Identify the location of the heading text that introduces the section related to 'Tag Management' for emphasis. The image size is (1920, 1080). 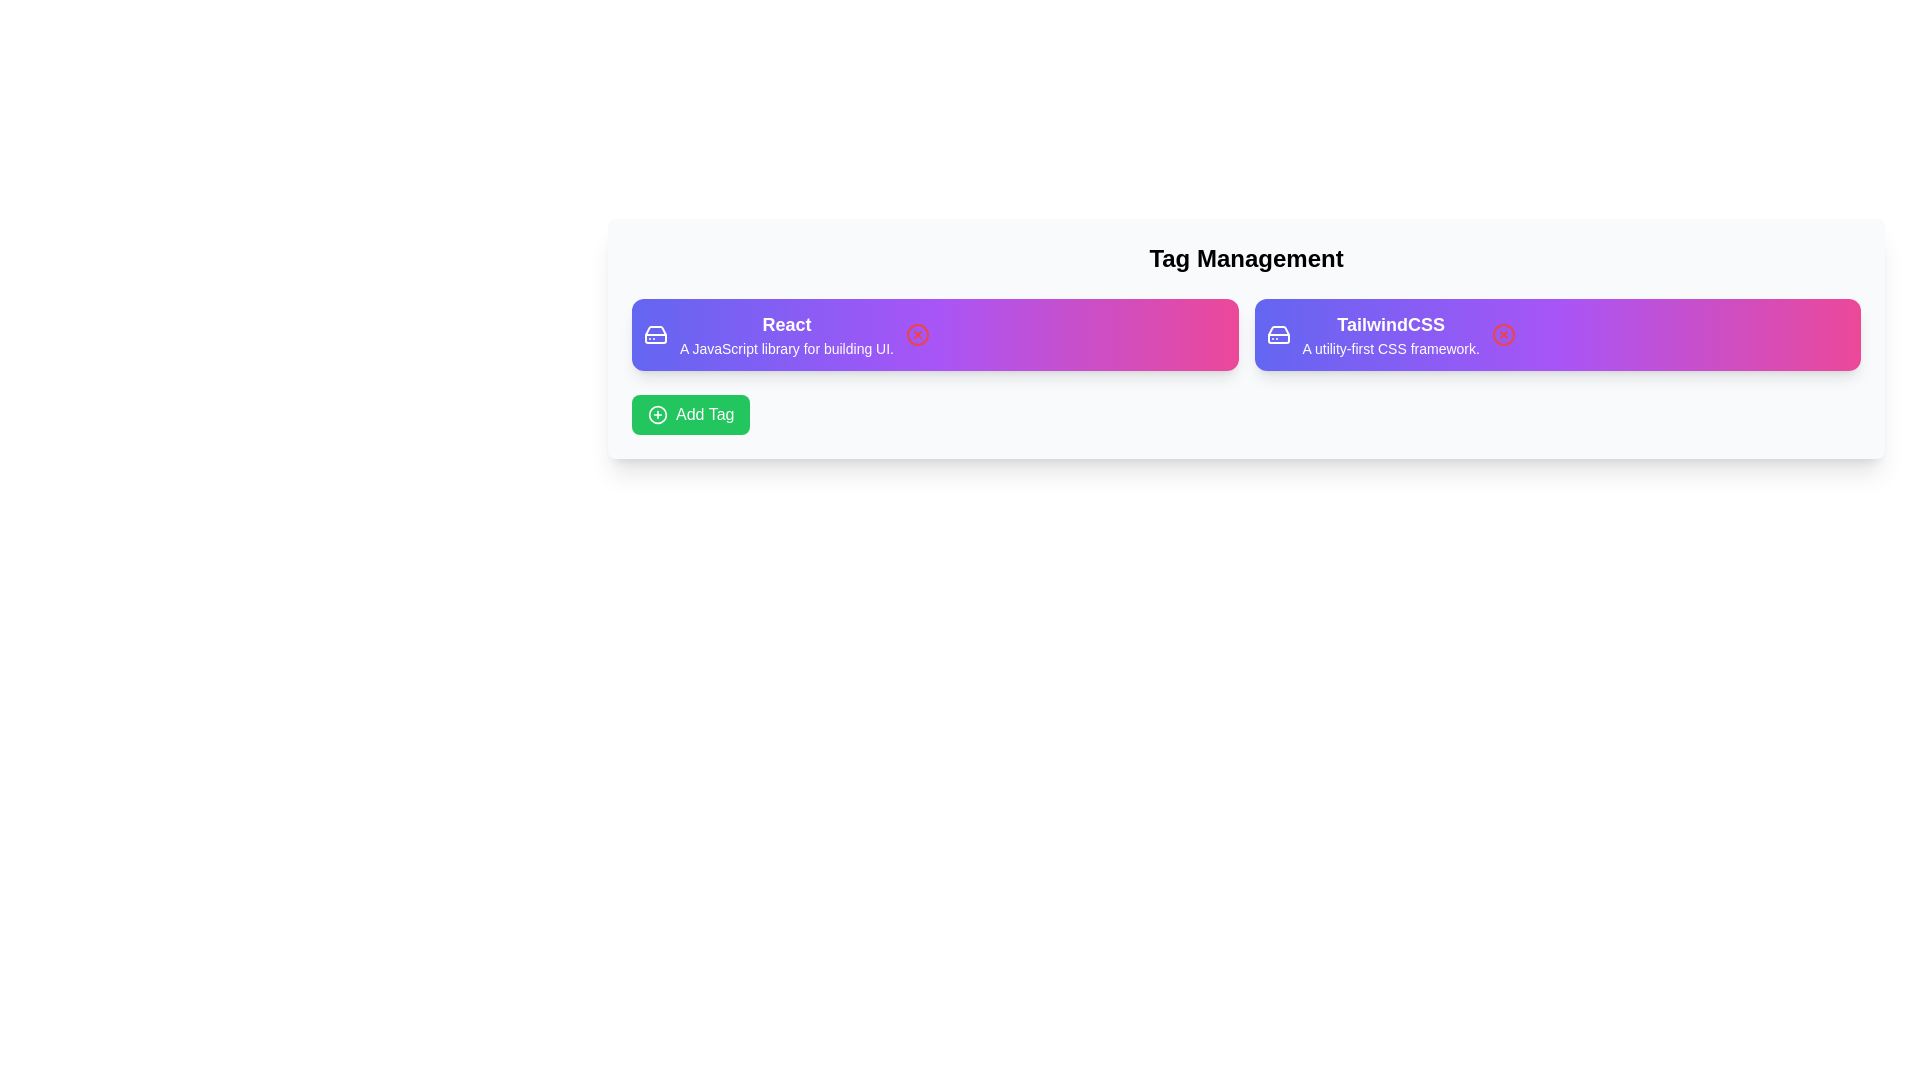
(1245, 257).